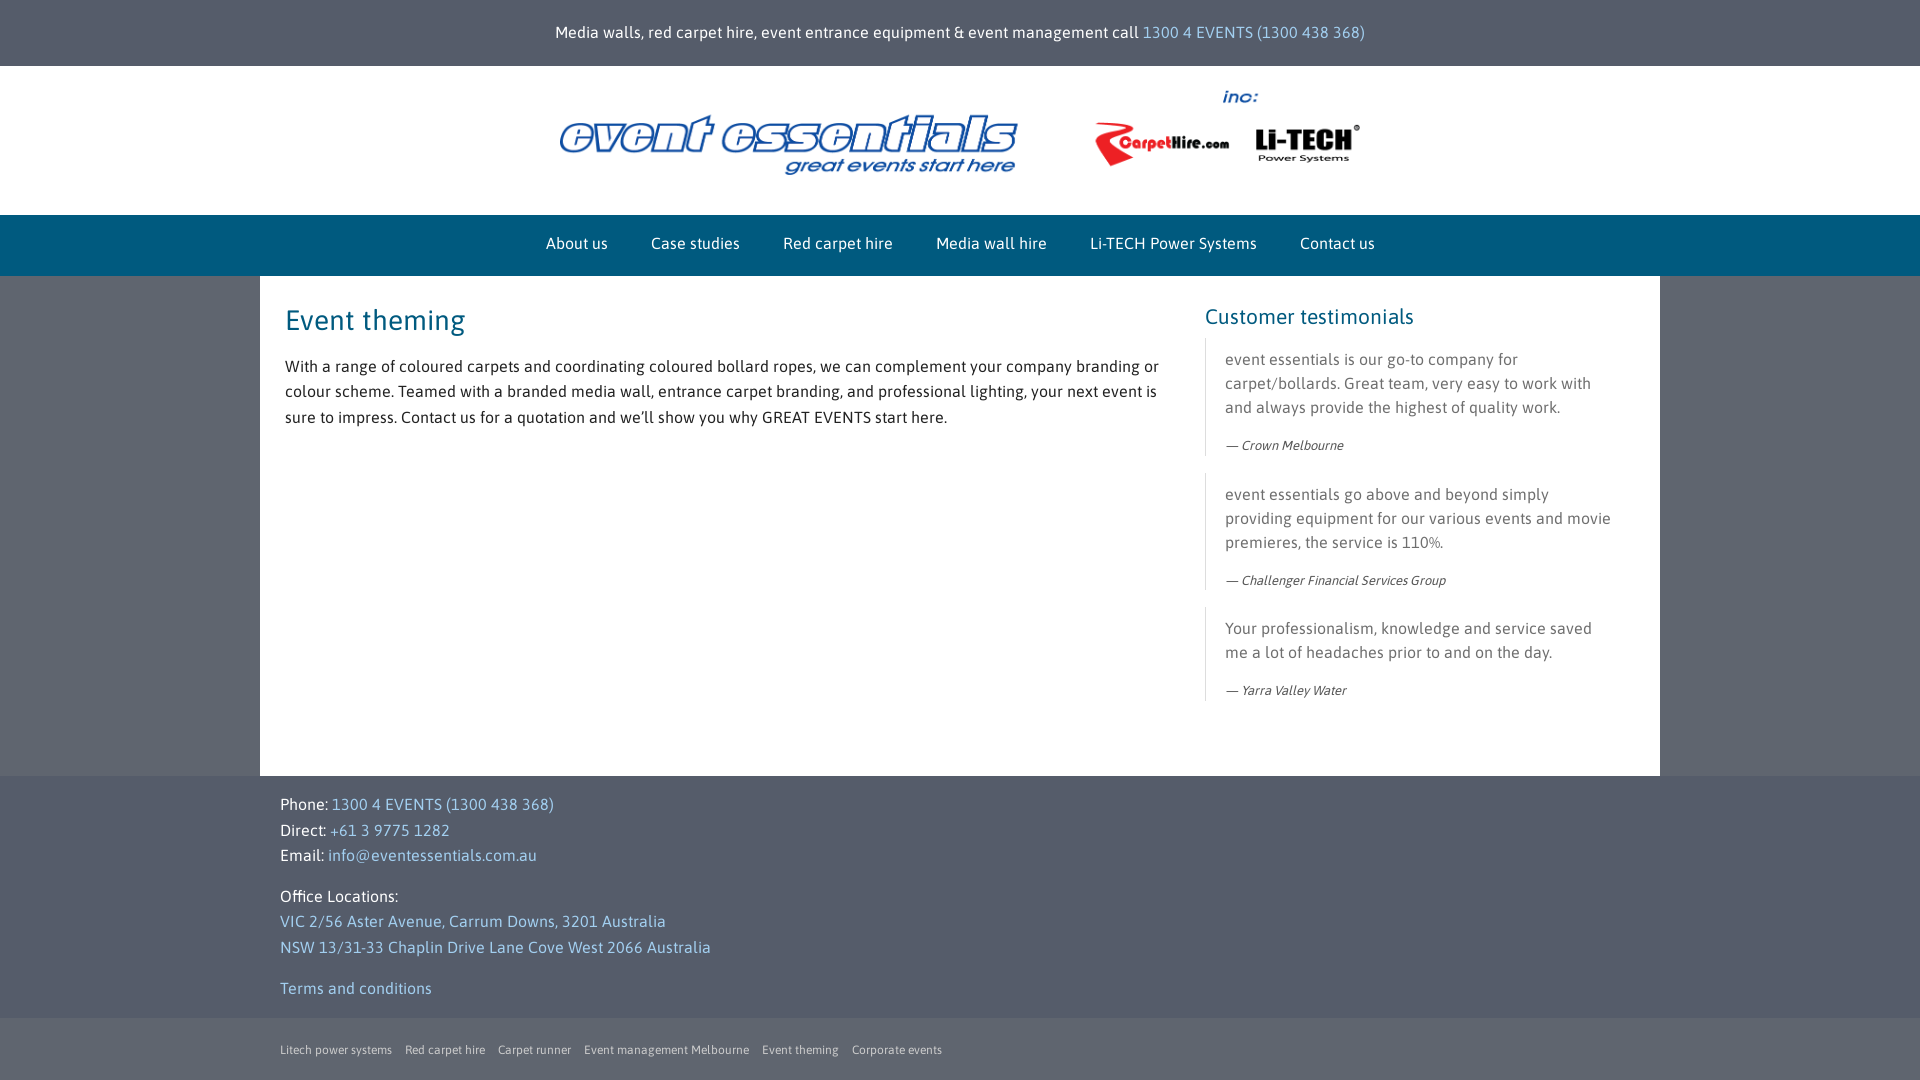 The image size is (1920, 1080). What do you see at coordinates (534, 1048) in the screenshot?
I see `'Carpet runner'` at bounding box center [534, 1048].